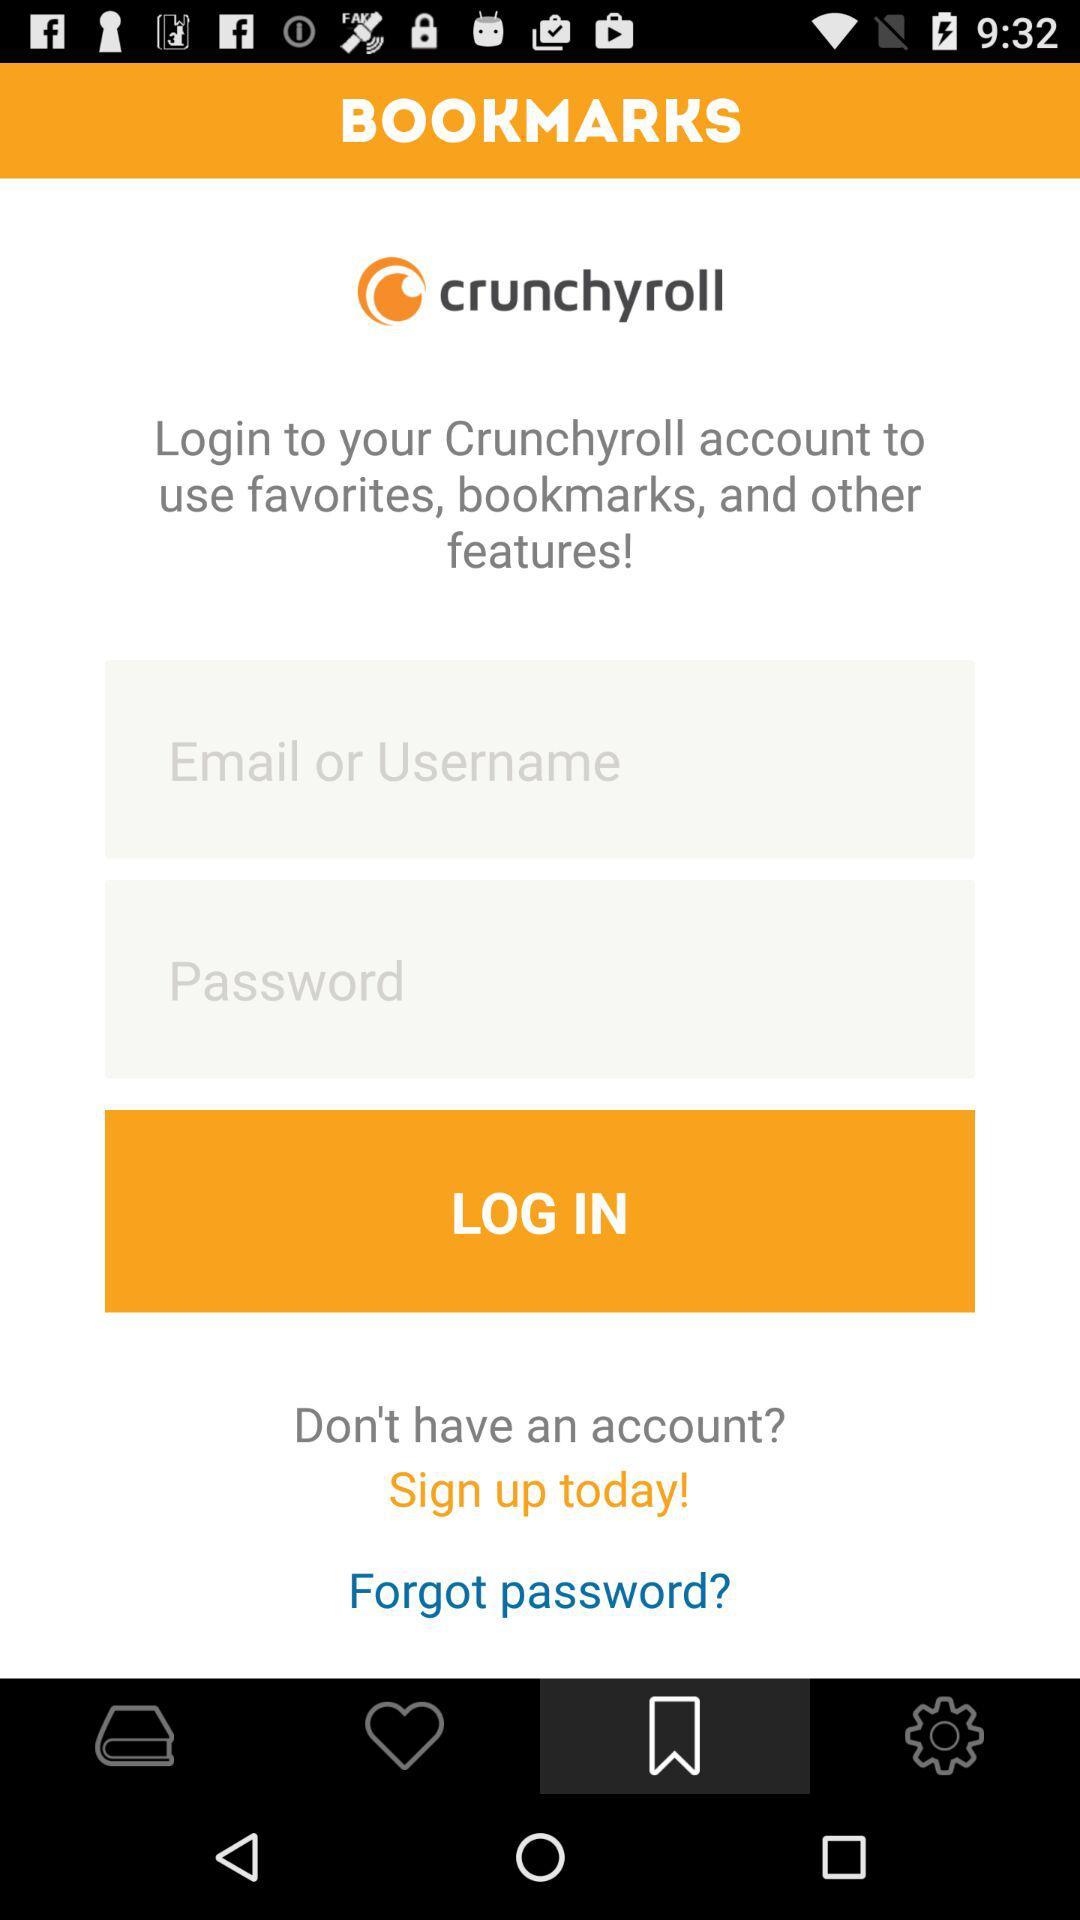 The width and height of the screenshot is (1080, 1920). What do you see at coordinates (540, 758) in the screenshot?
I see `text` at bounding box center [540, 758].